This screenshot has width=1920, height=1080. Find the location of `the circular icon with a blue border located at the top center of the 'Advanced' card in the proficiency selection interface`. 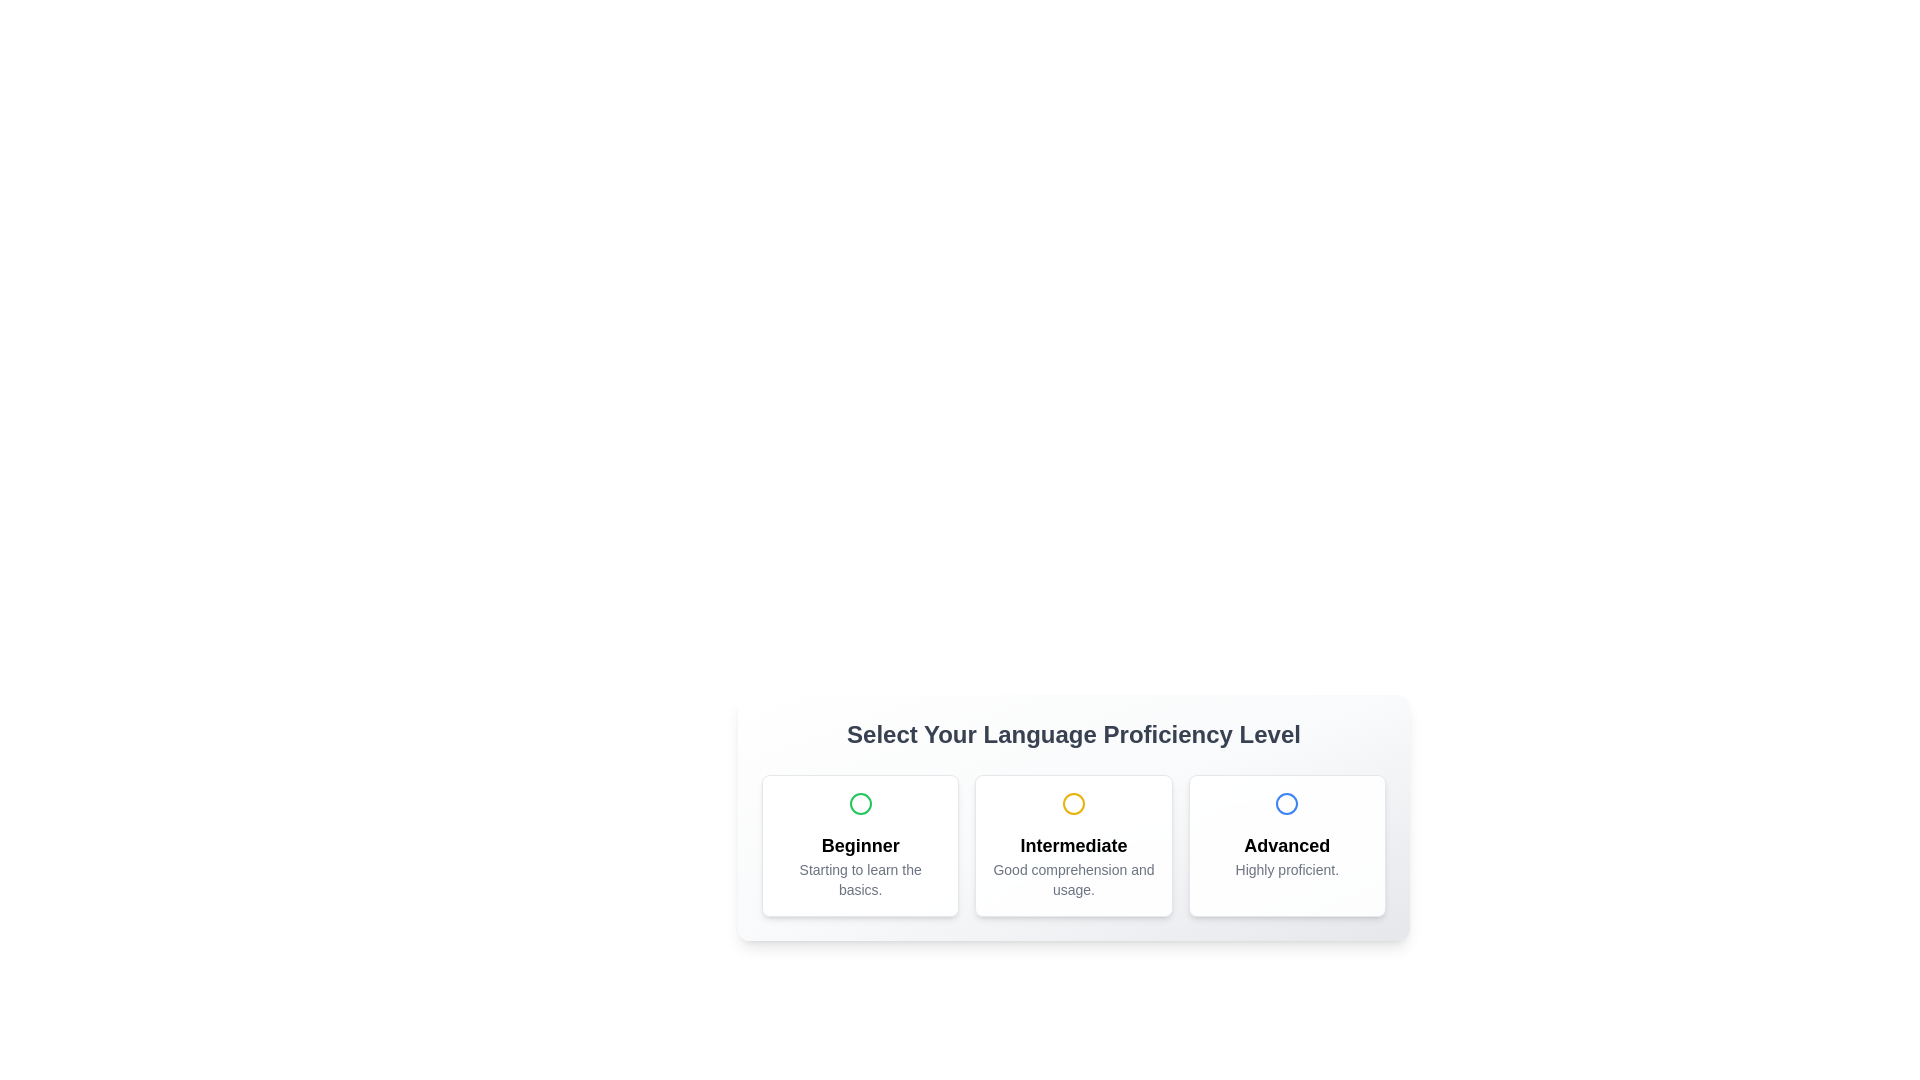

the circular icon with a blue border located at the top center of the 'Advanced' card in the proficiency selection interface is located at coordinates (1287, 802).